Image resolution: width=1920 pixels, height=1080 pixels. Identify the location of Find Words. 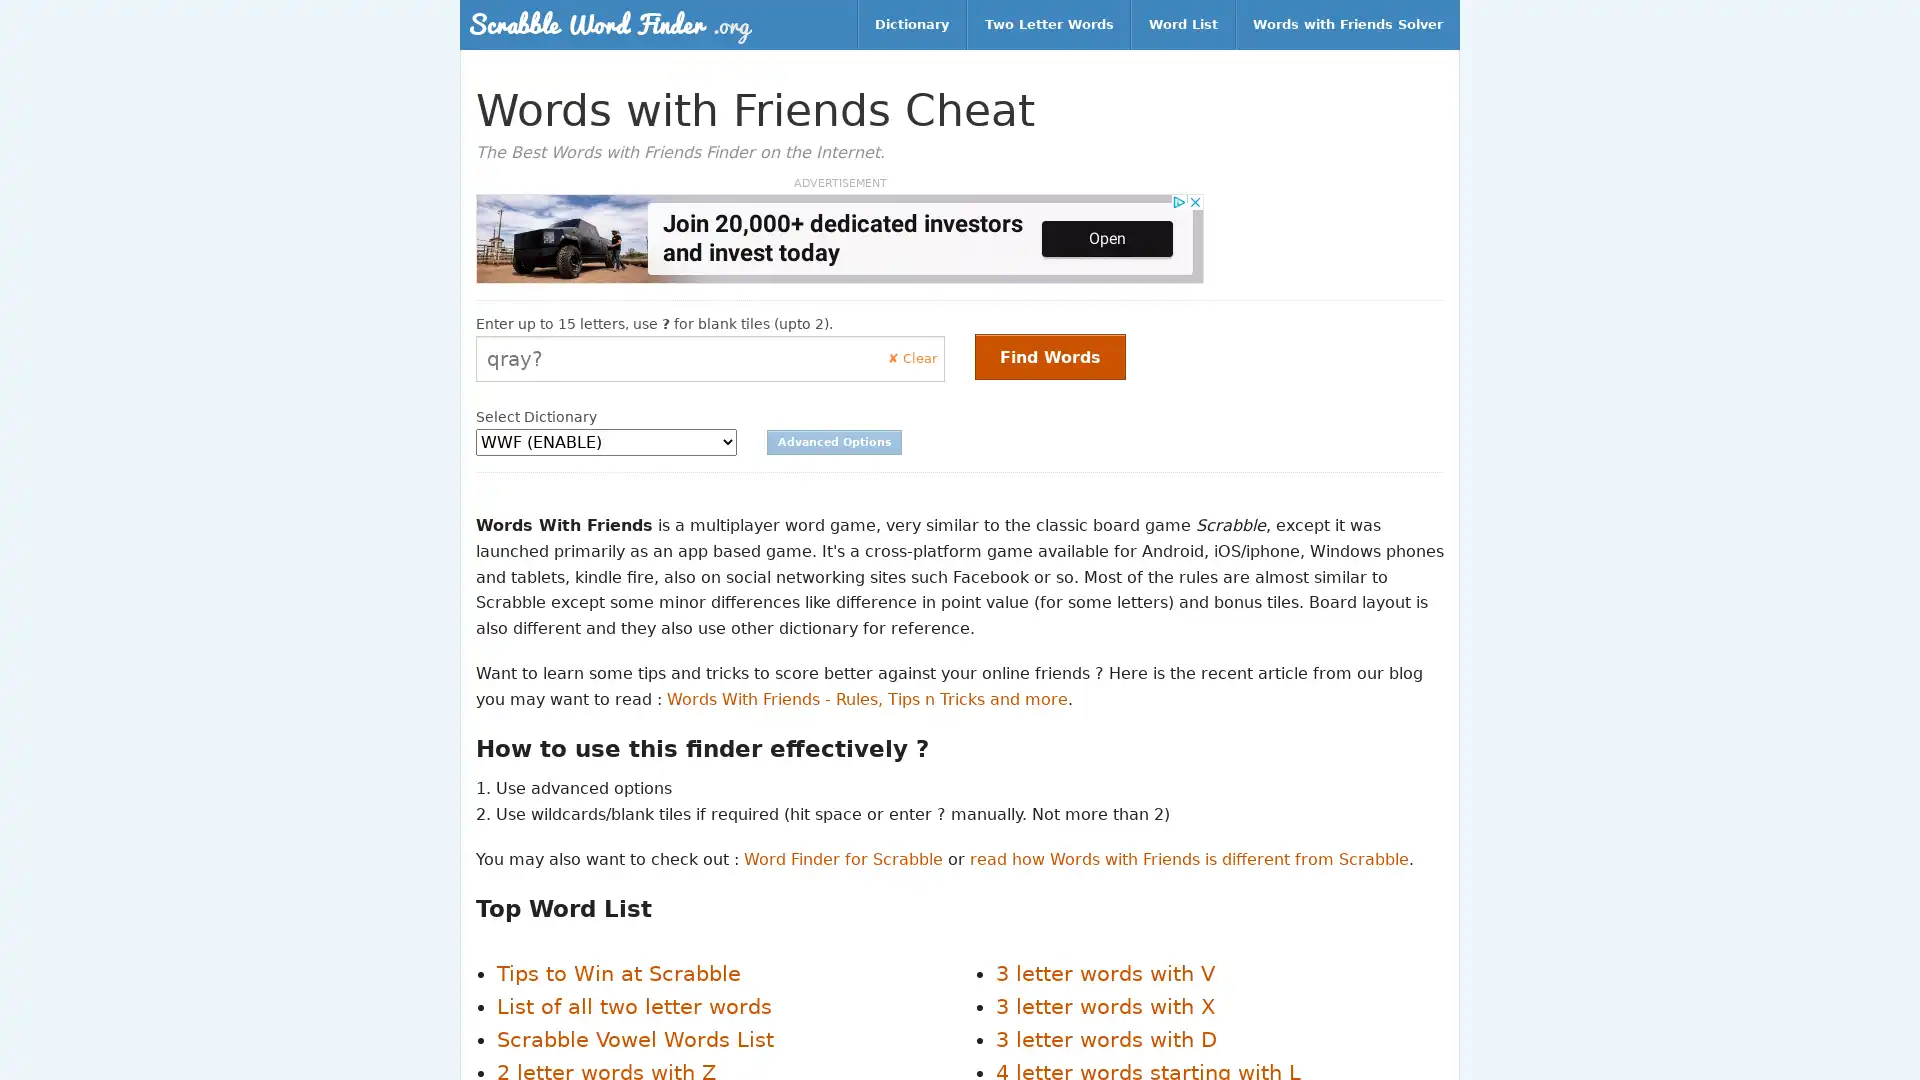
(1049, 356).